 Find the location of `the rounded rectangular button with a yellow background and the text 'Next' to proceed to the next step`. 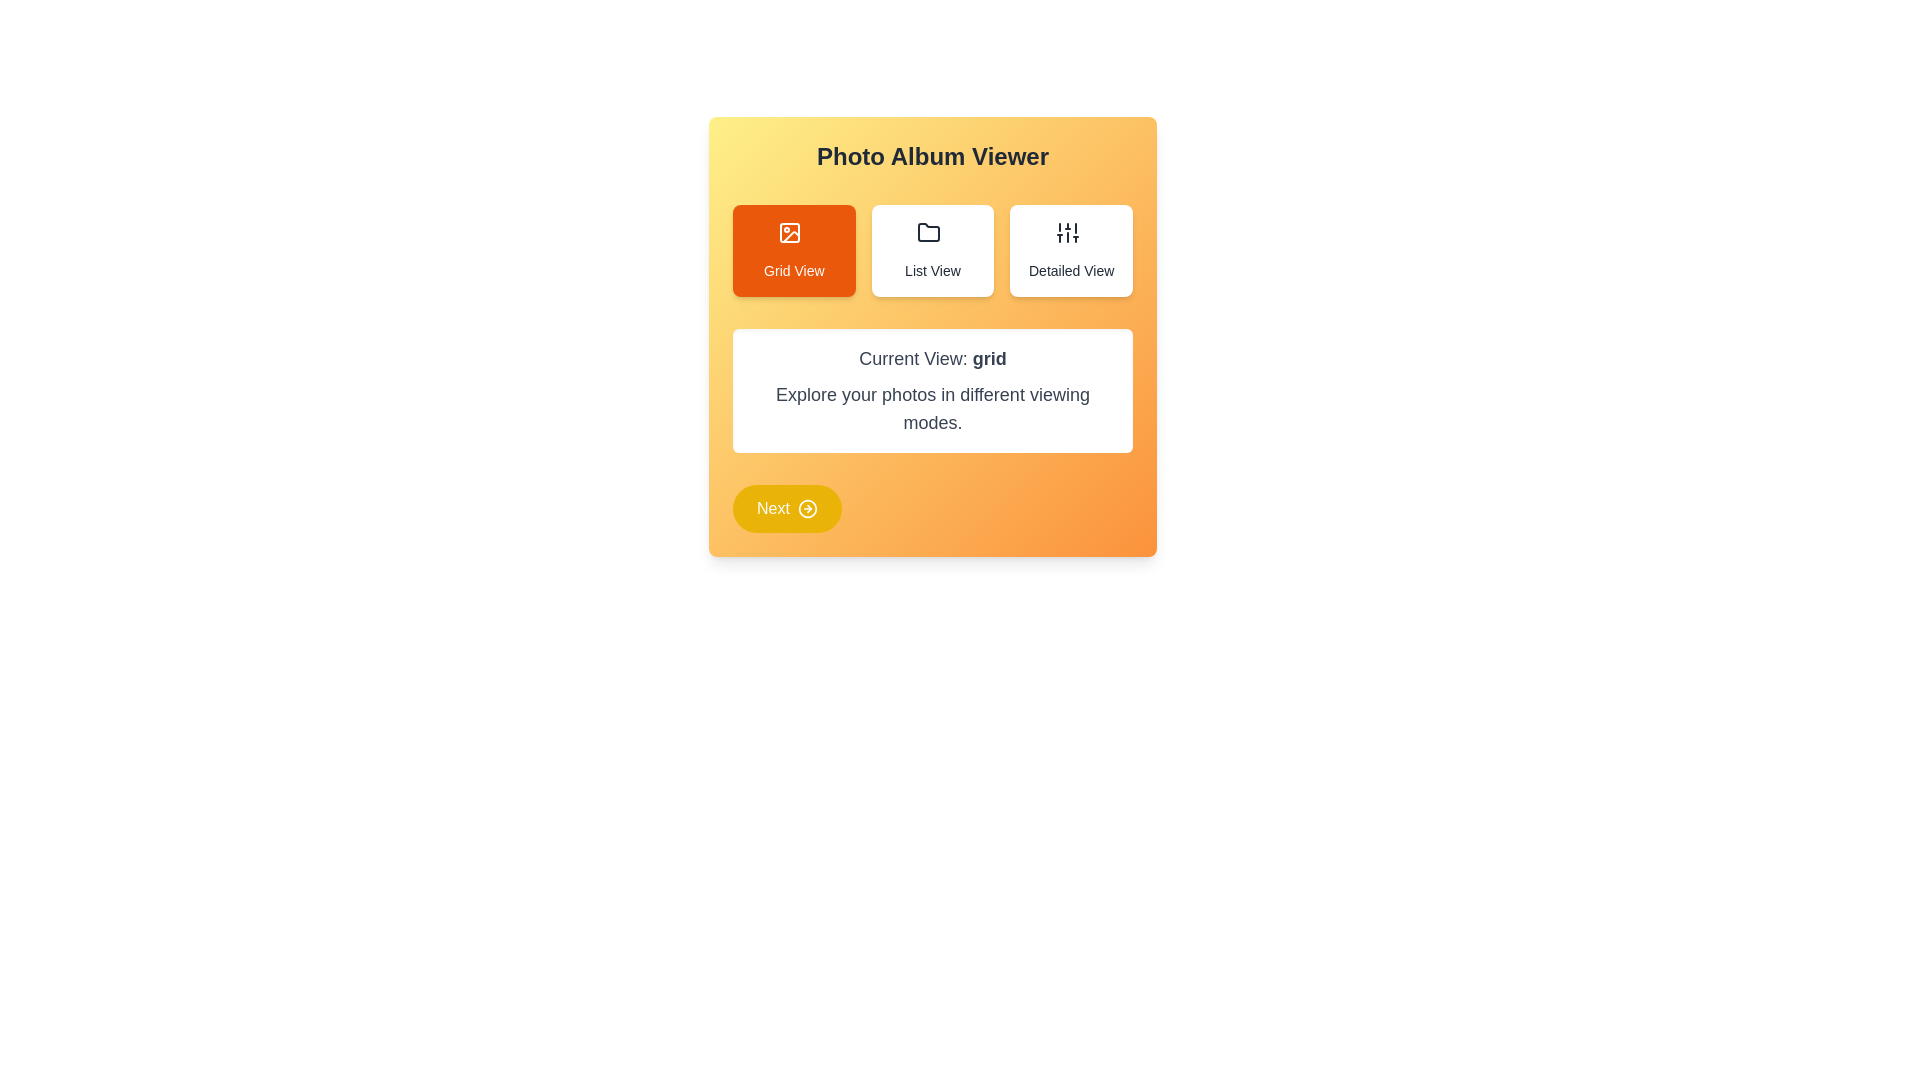

the rounded rectangular button with a yellow background and the text 'Next' to proceed to the next step is located at coordinates (786, 508).